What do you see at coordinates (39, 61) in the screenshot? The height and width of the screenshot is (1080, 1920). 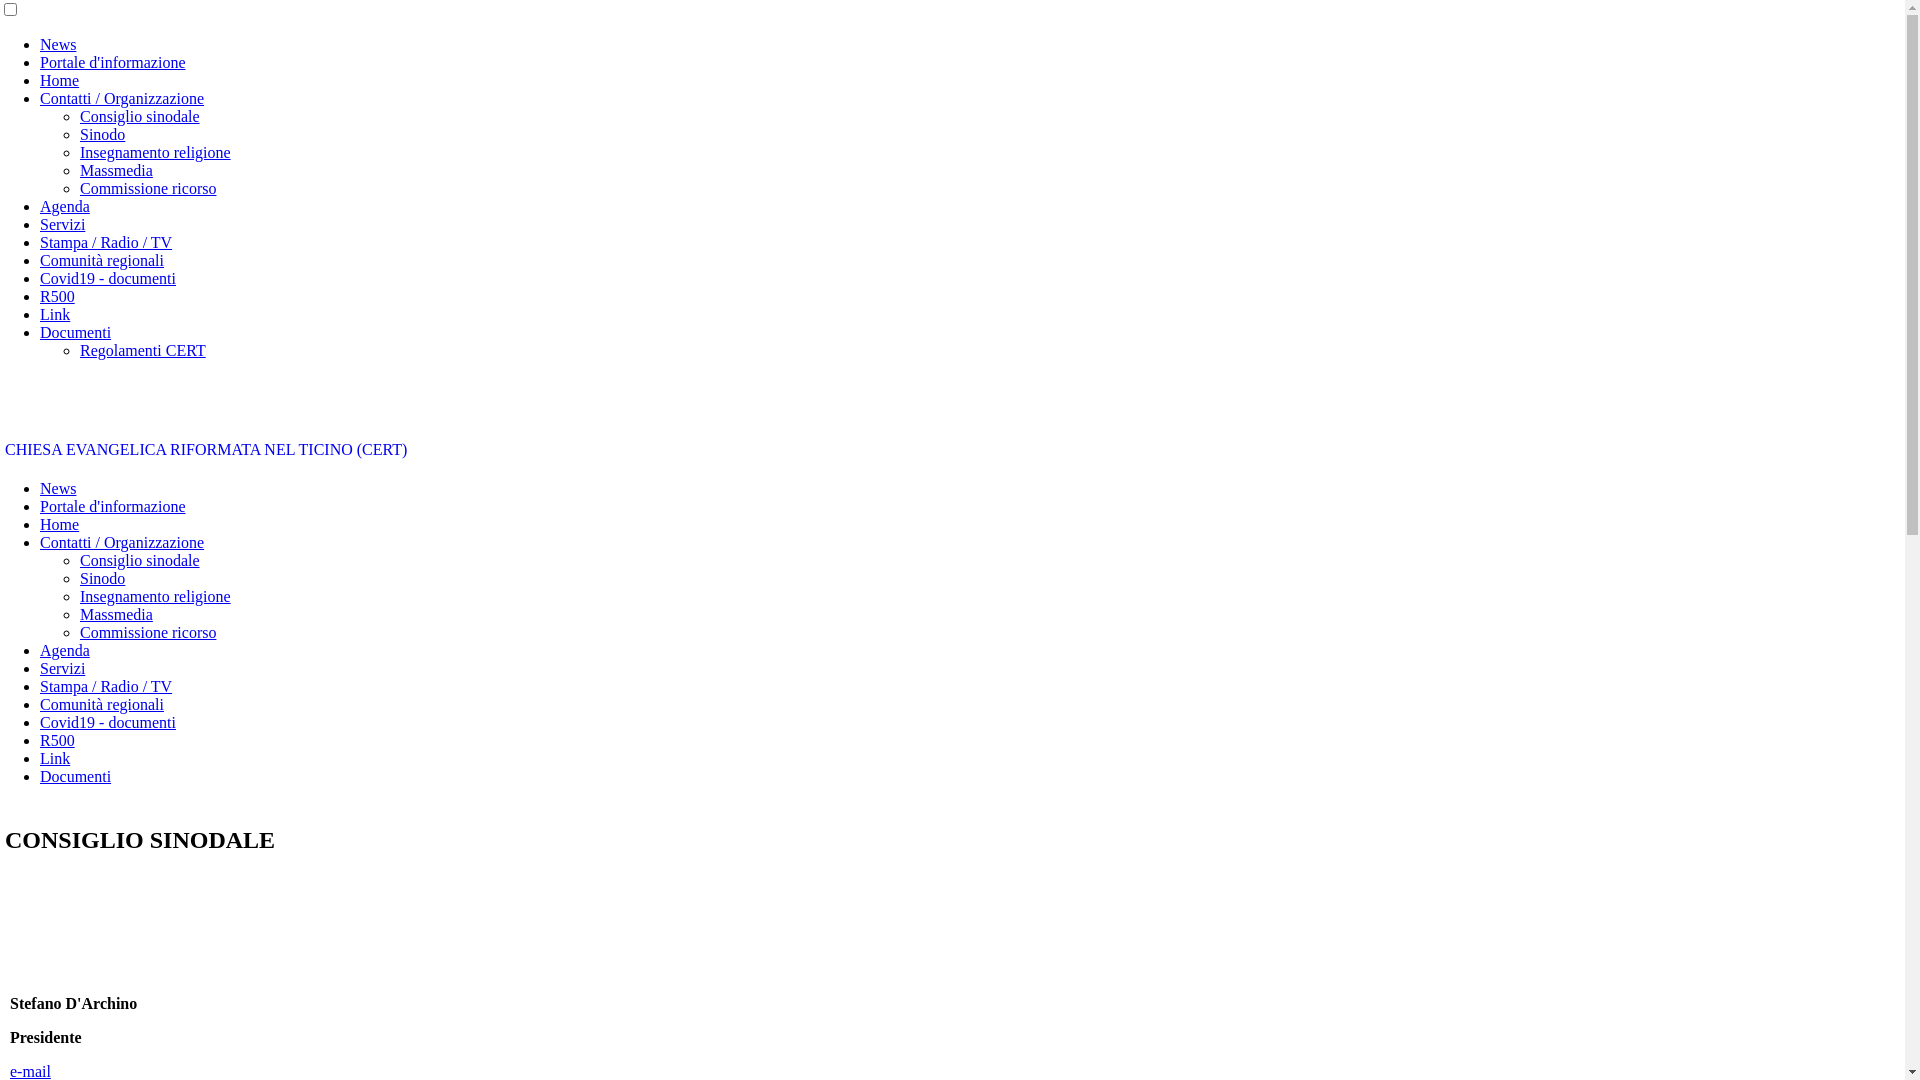 I see `'Portale d'informazione'` at bounding box center [39, 61].